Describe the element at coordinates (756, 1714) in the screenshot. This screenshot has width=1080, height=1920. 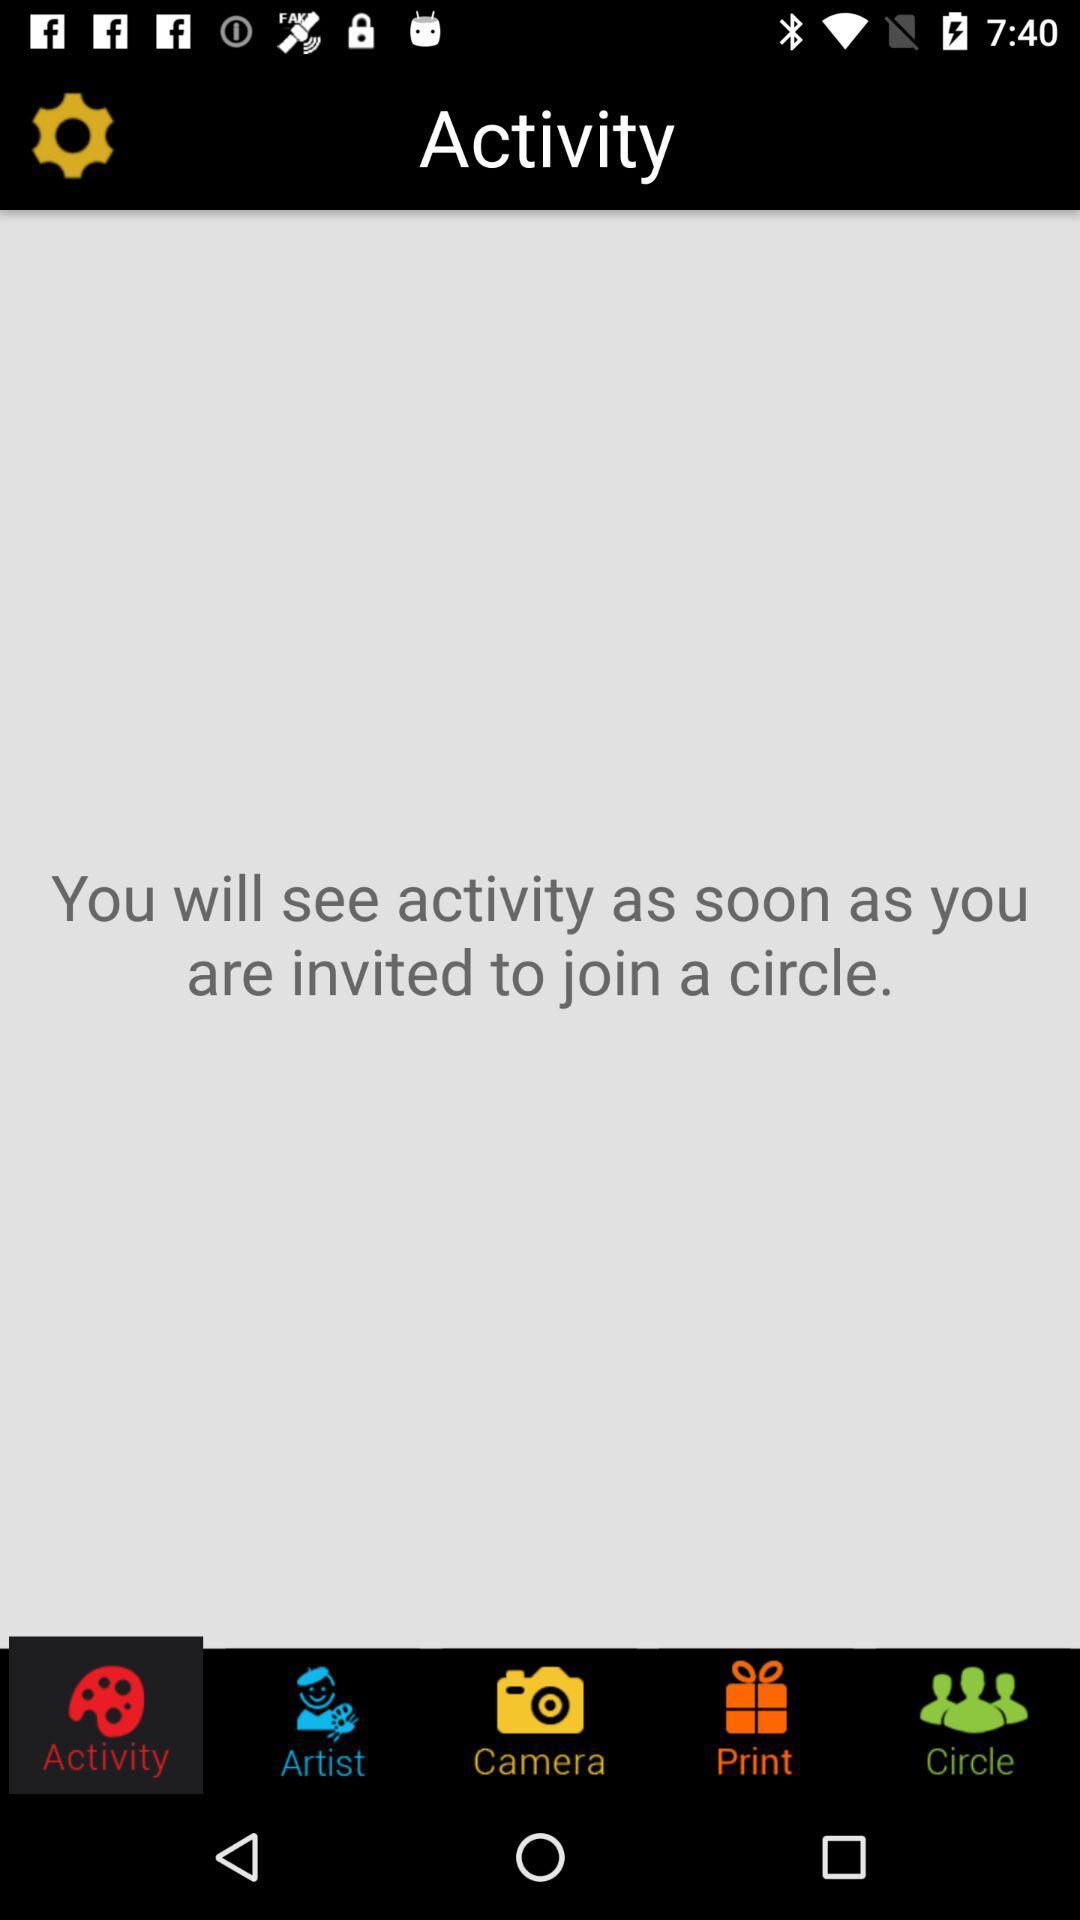
I see `the gift icon` at that location.